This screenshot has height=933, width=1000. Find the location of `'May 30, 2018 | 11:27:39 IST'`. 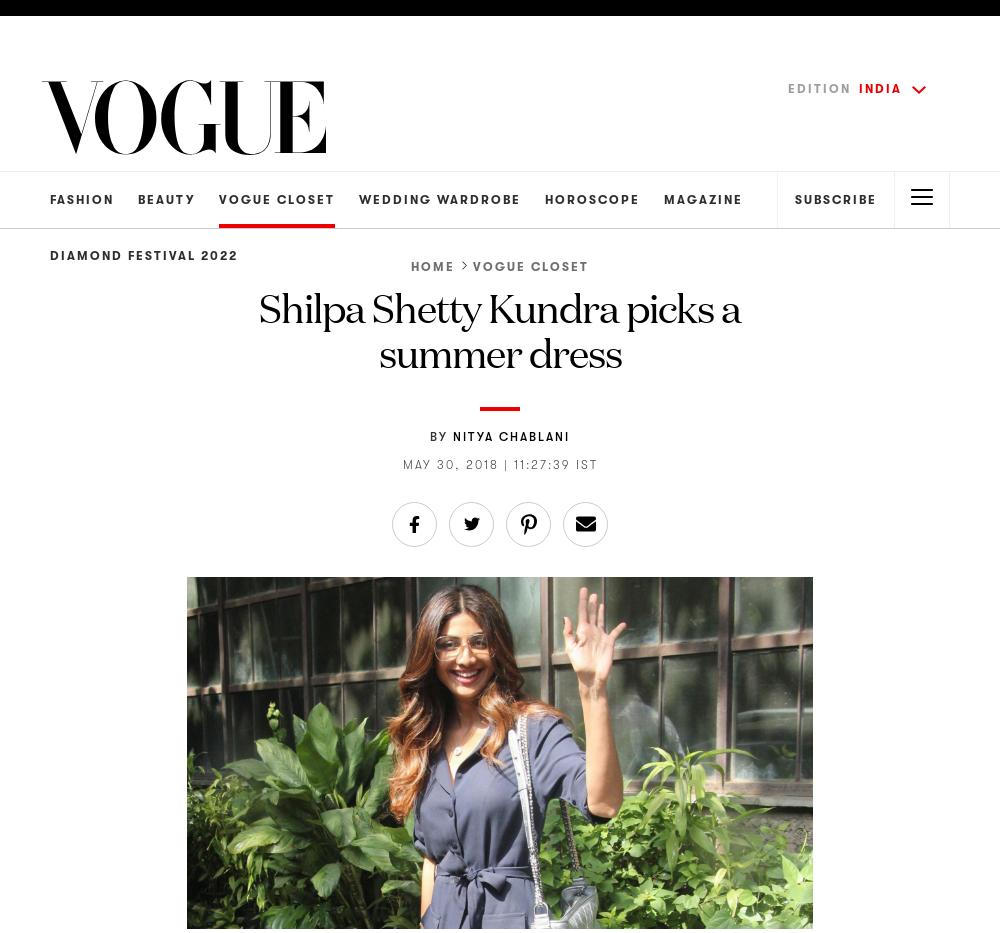

'May 30, 2018 | 11:27:39 IST' is located at coordinates (498, 462).